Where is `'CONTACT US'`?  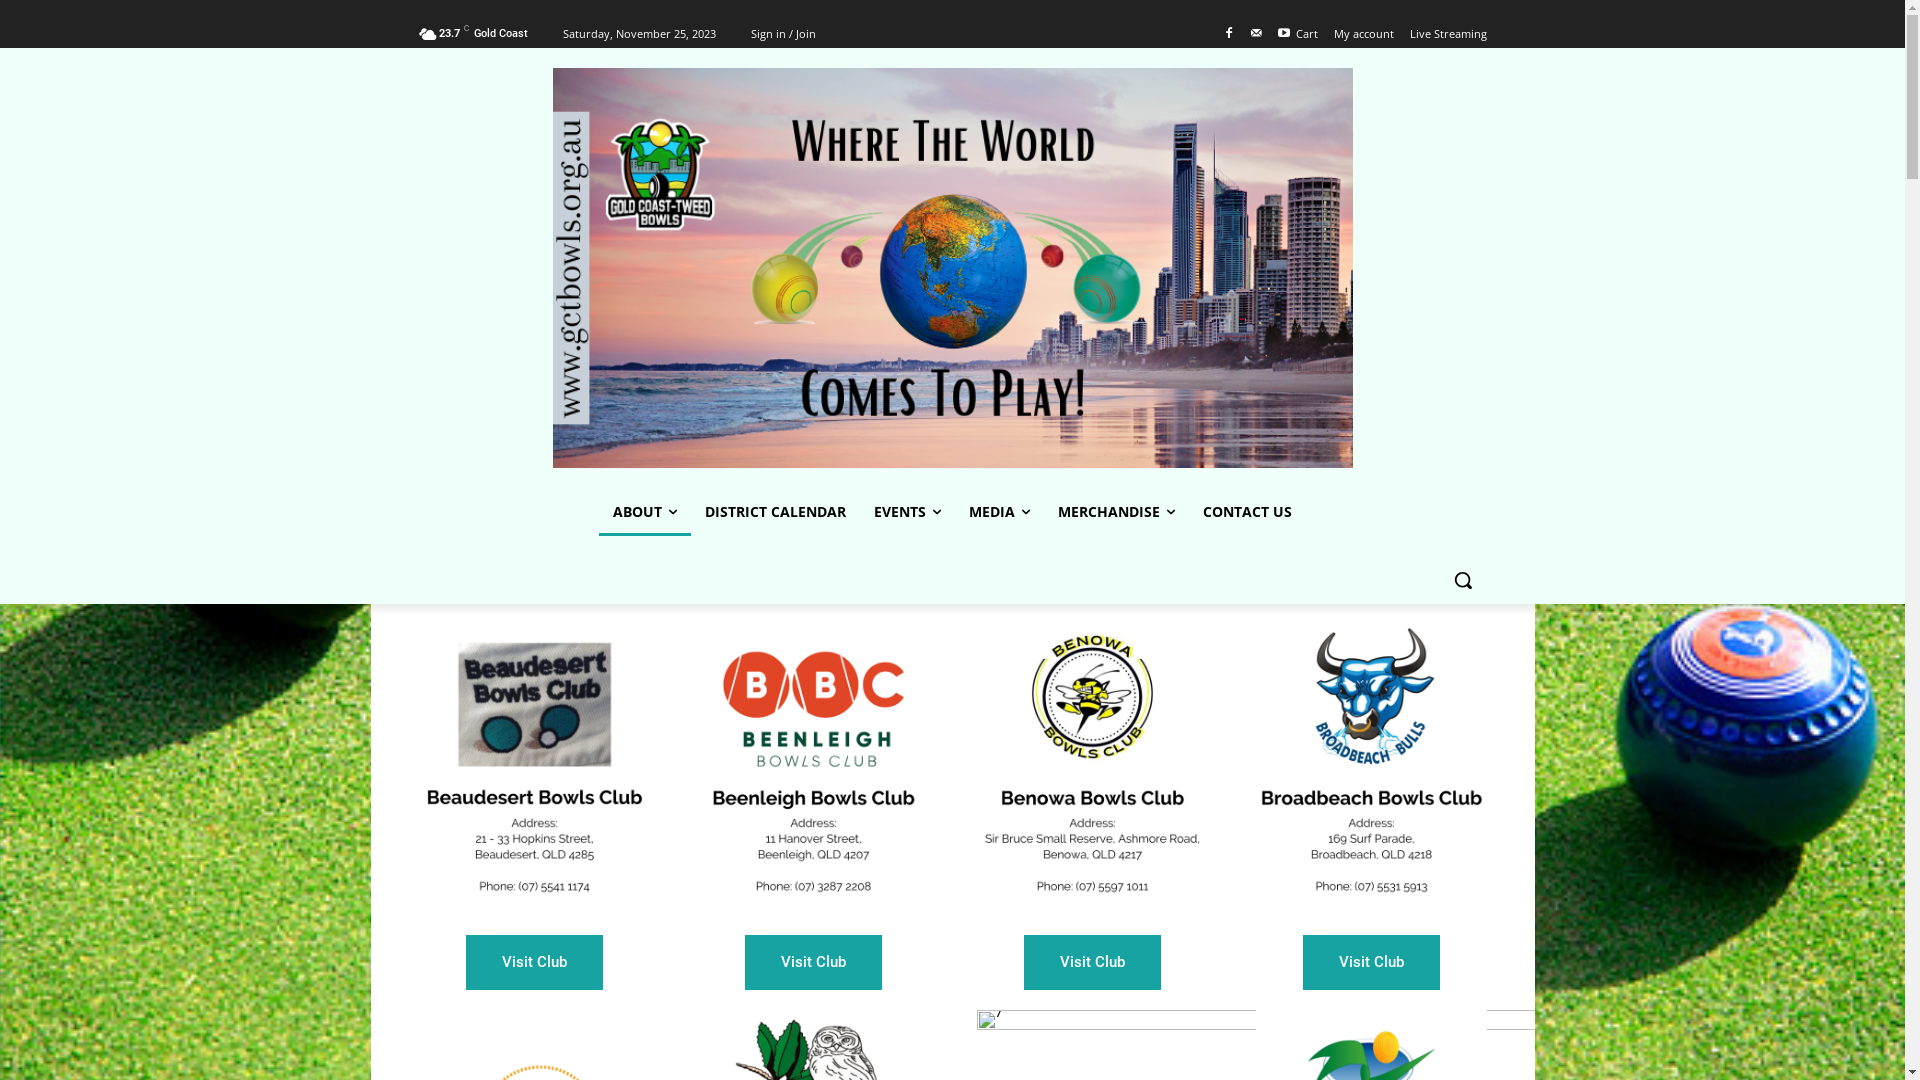 'CONTACT US' is located at coordinates (1246, 511).